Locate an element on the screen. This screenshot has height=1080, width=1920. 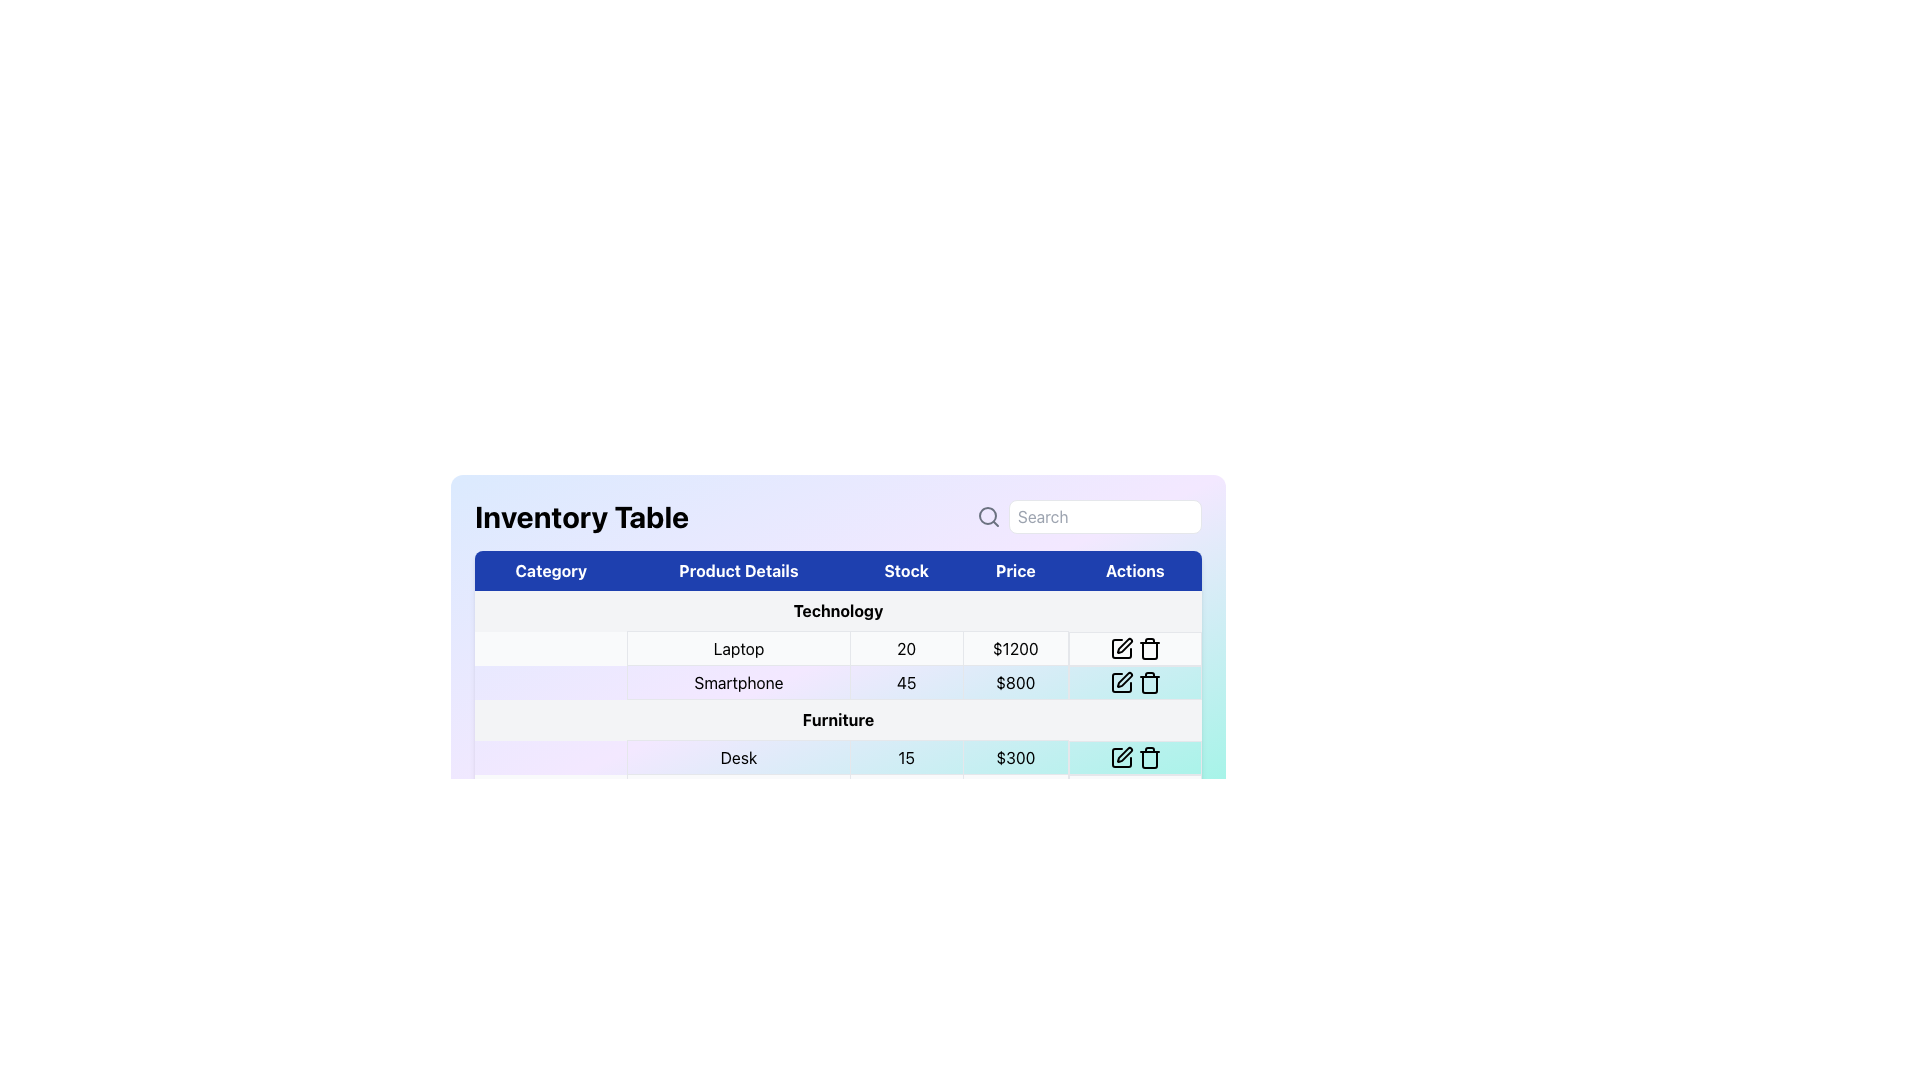
the text label that displays 'Actions', which is styled with a centered alignment and has a white font on a blue background, located at the top-right corner of the table is located at coordinates (1135, 570).